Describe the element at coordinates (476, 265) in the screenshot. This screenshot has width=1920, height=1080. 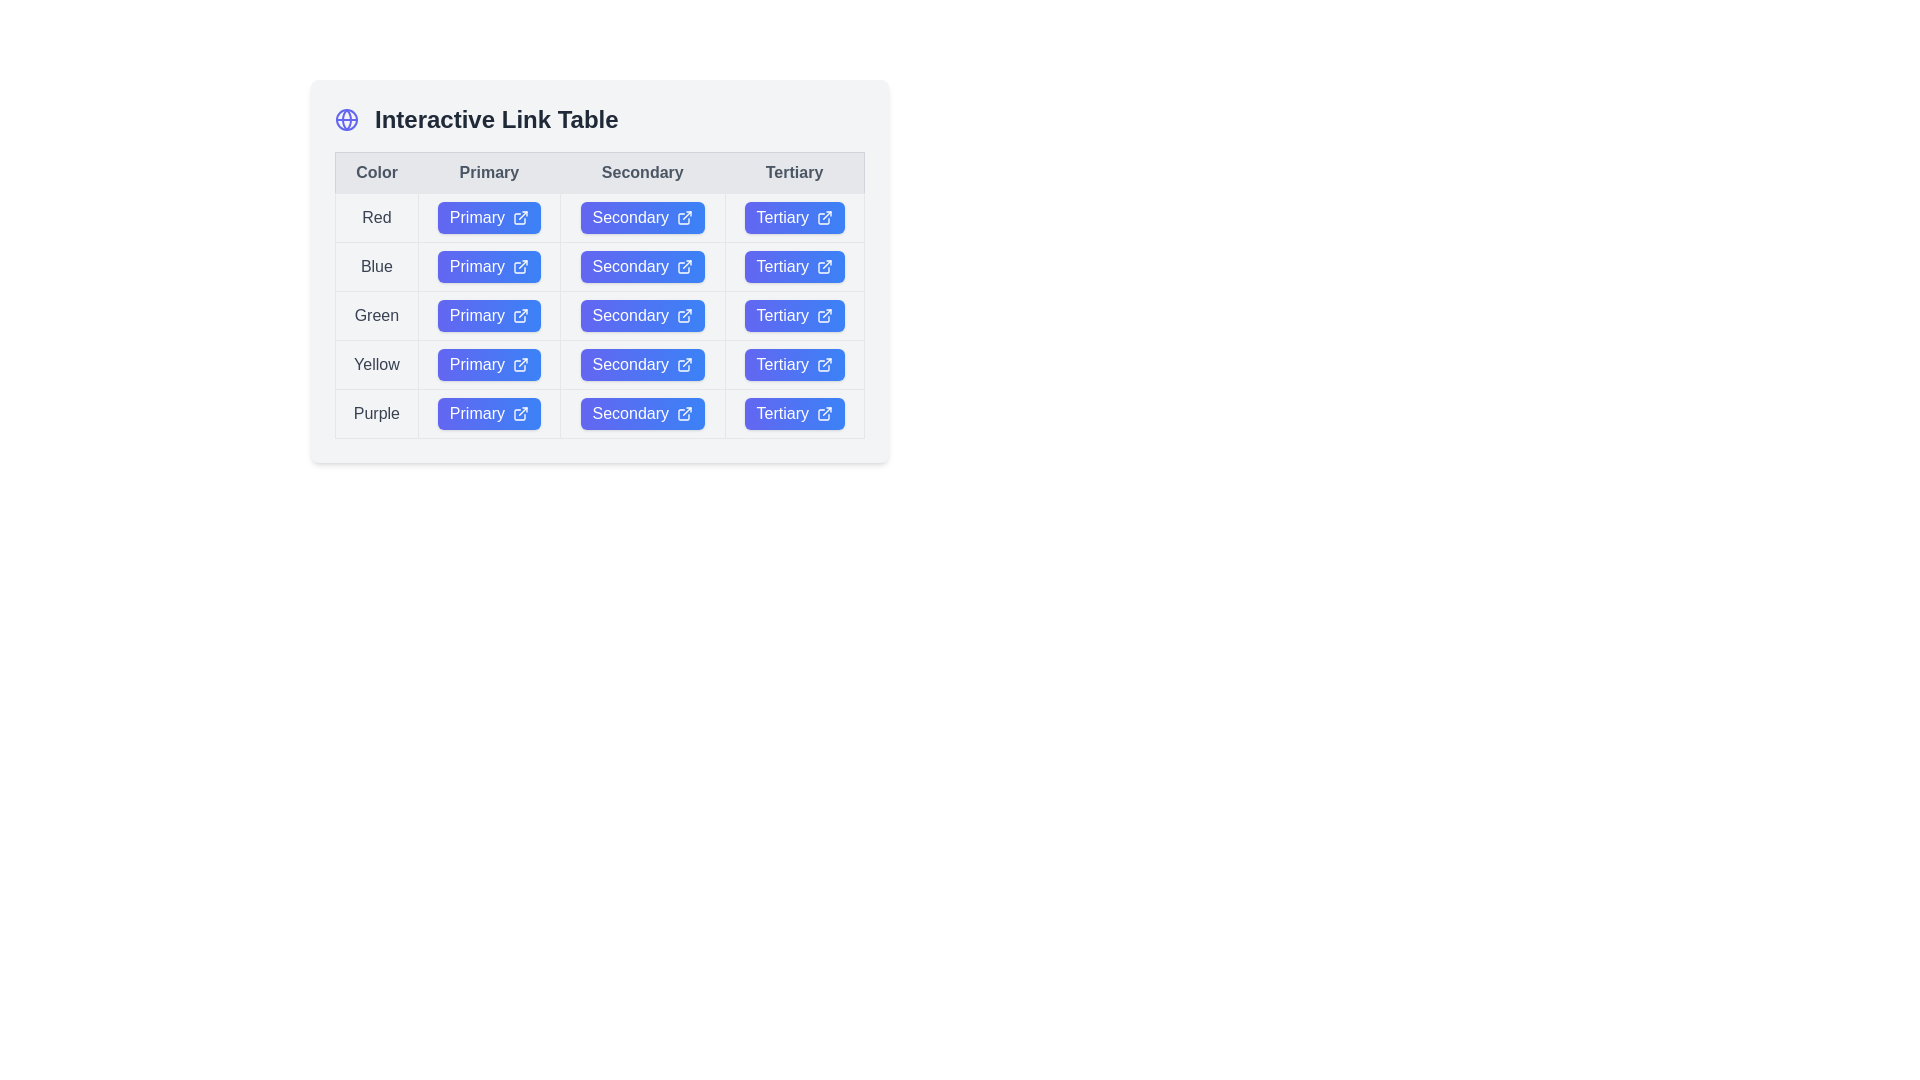
I see `the Text Label that serves as a button for the primary action related to the 'Blue' row in the second row of the table under the column labeled 'Primary'` at that location.